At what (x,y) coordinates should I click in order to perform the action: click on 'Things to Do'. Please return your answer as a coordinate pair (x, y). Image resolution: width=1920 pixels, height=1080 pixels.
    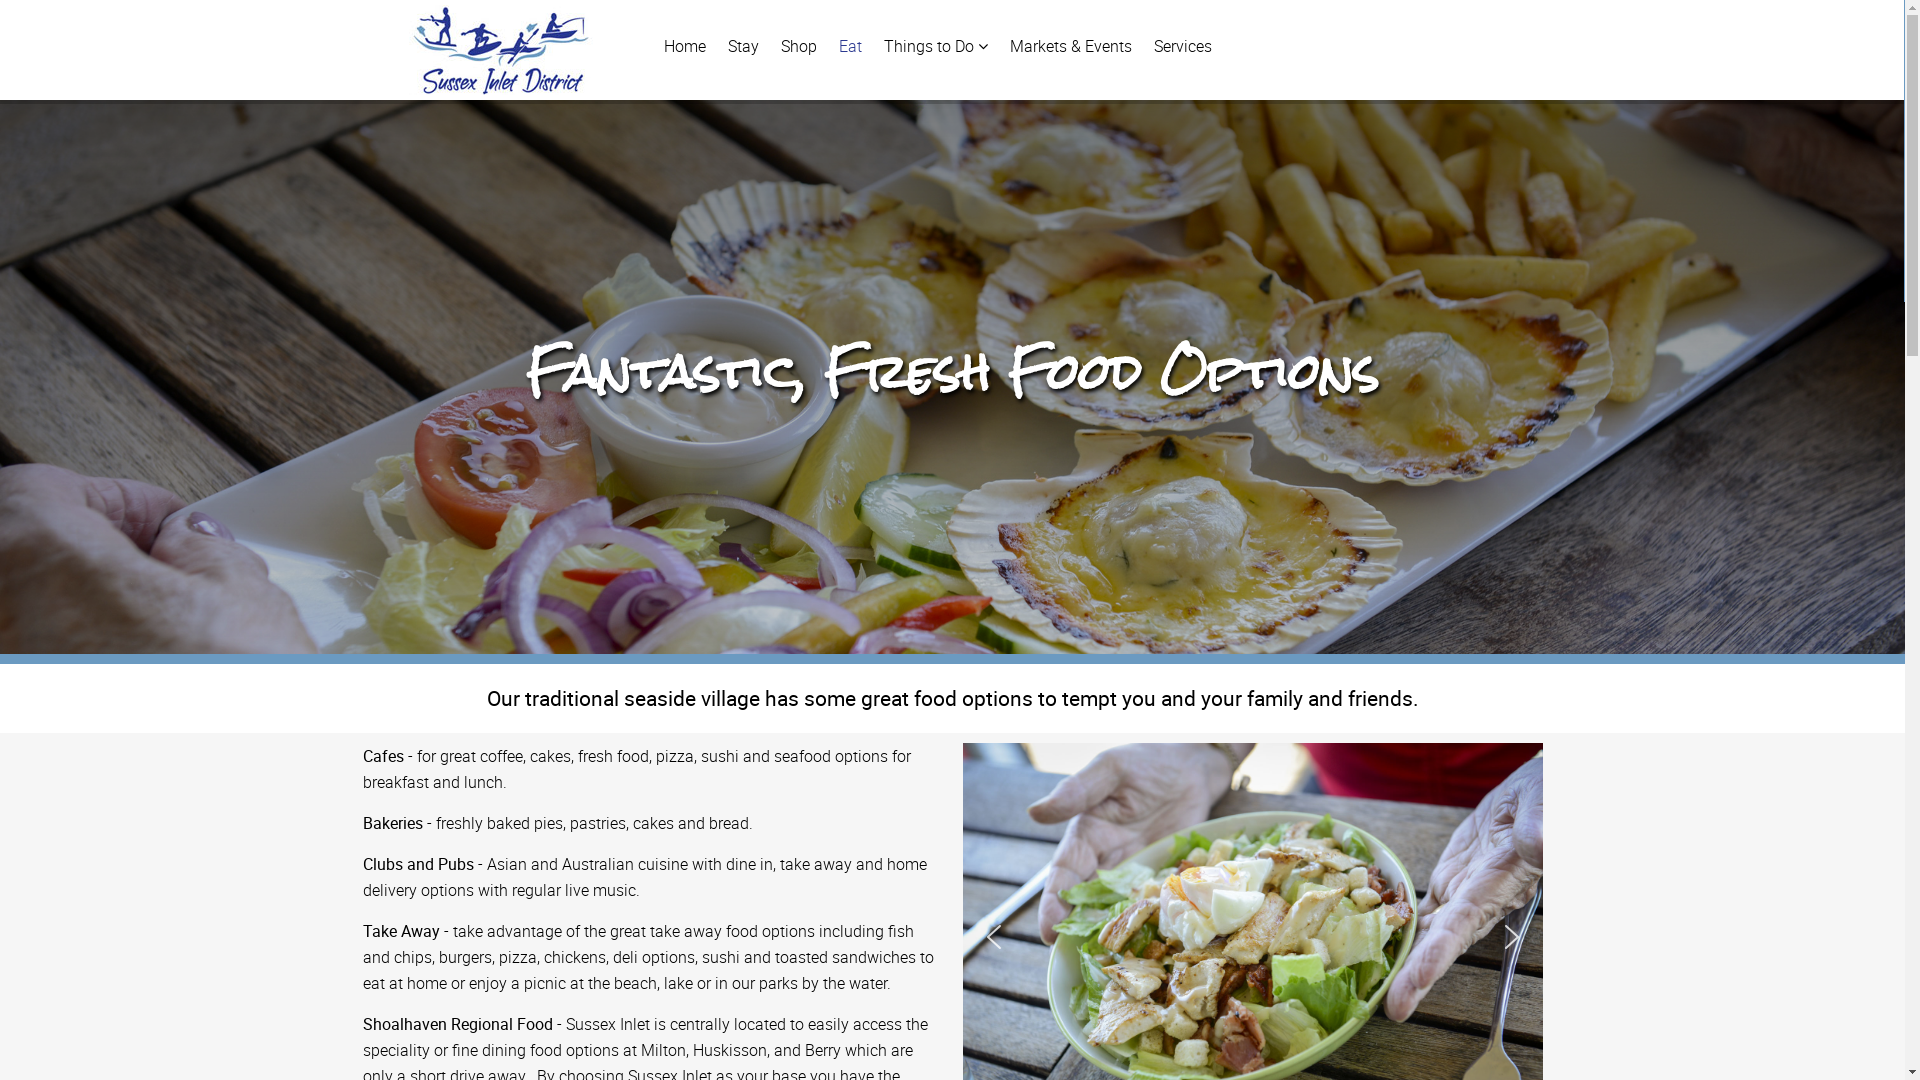
    Looking at the image, I should click on (935, 45).